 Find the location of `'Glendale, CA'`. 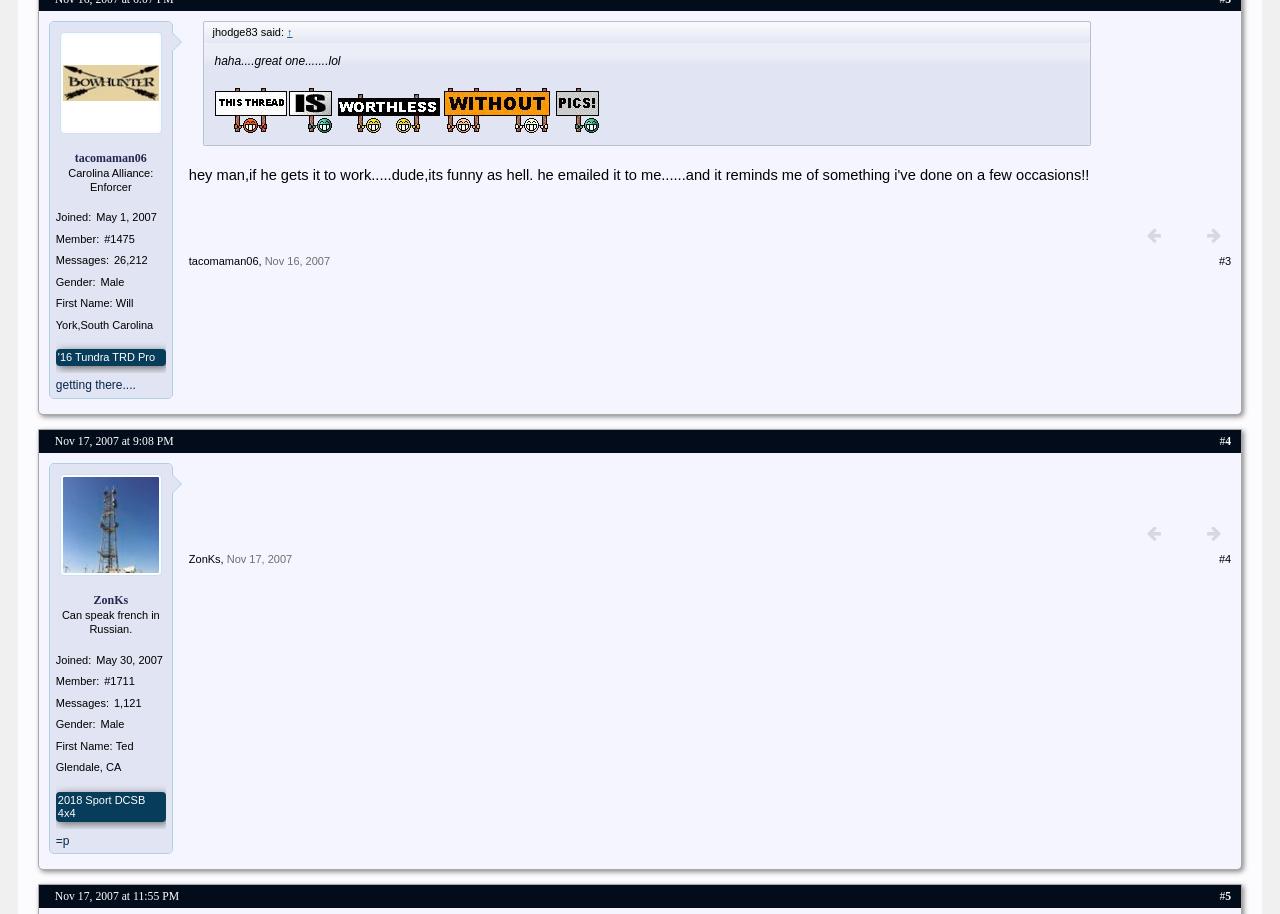

'Glendale, CA' is located at coordinates (87, 767).